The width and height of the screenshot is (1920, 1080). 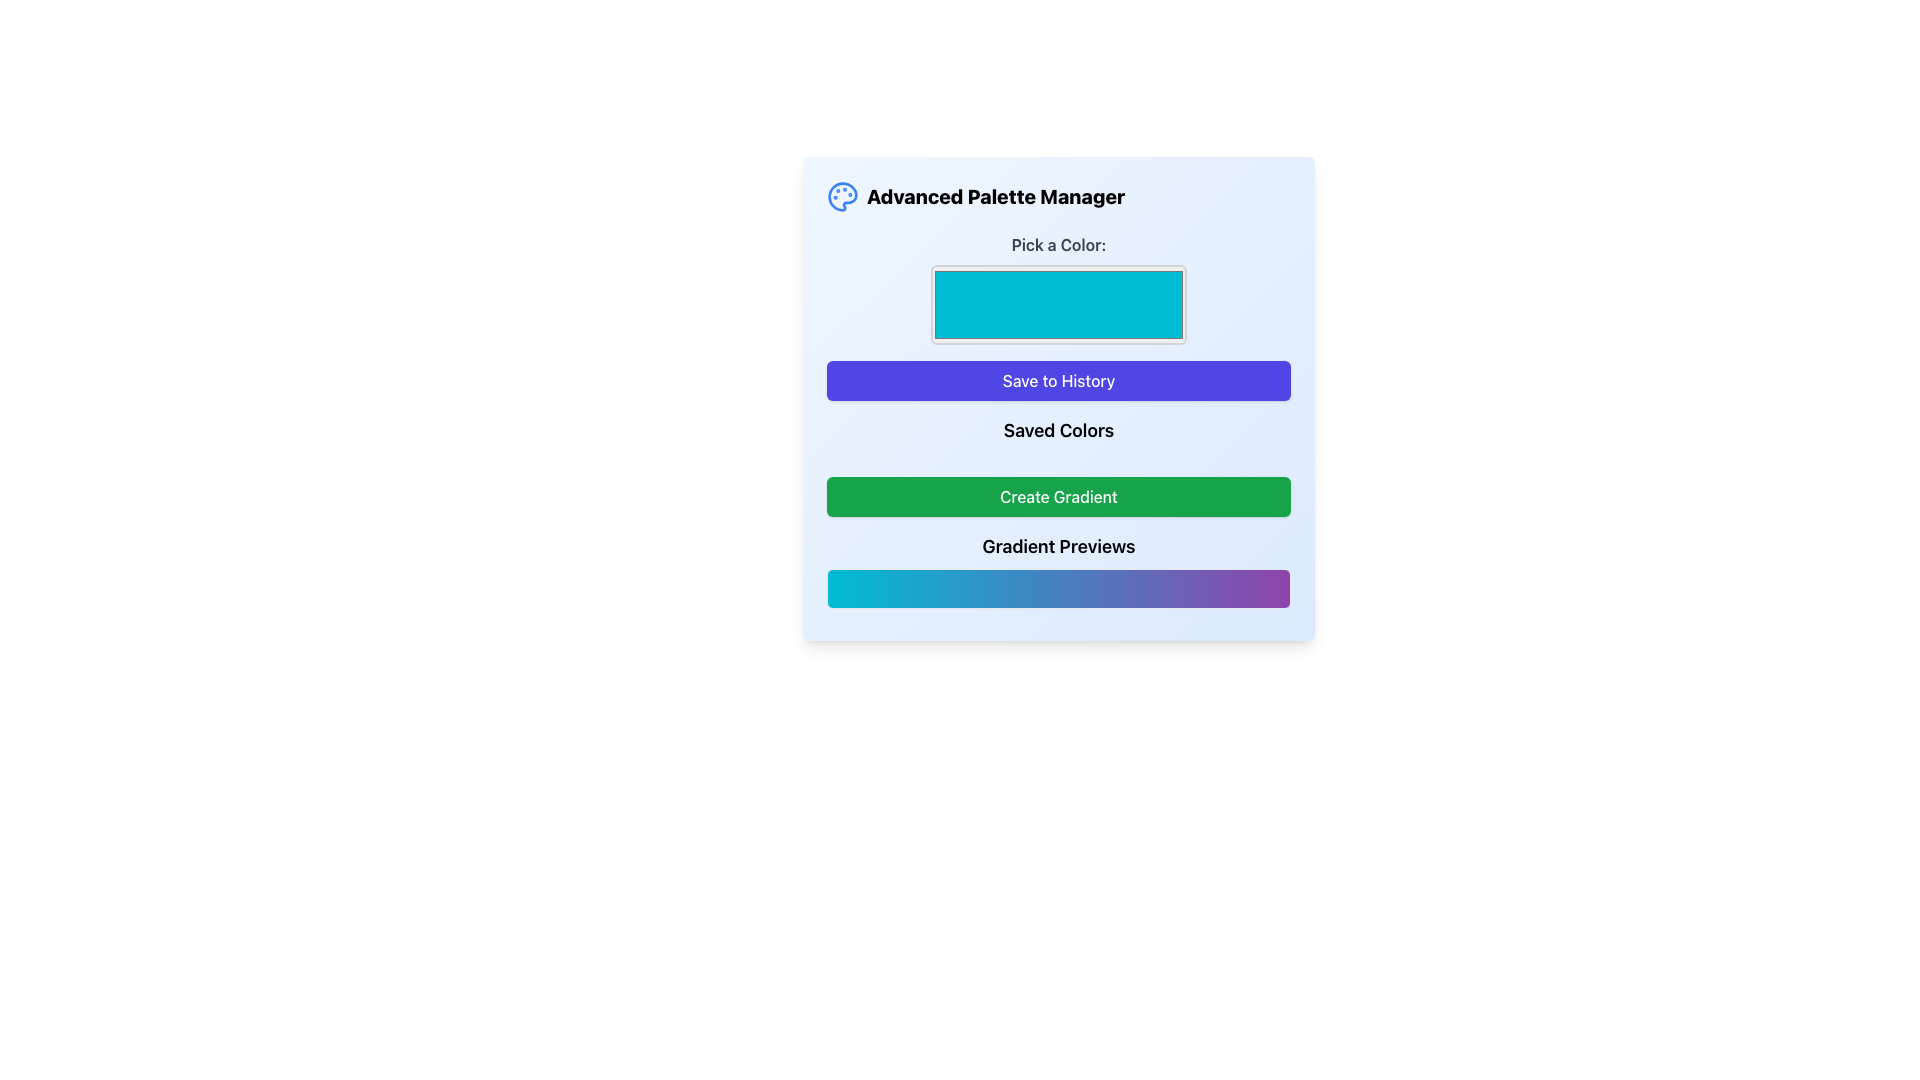 I want to click on the text label displaying 'Saved Colors', which is bold and large, positioned below the 'Save to History' button and above the 'Create Gradient' button, so click(x=1058, y=430).